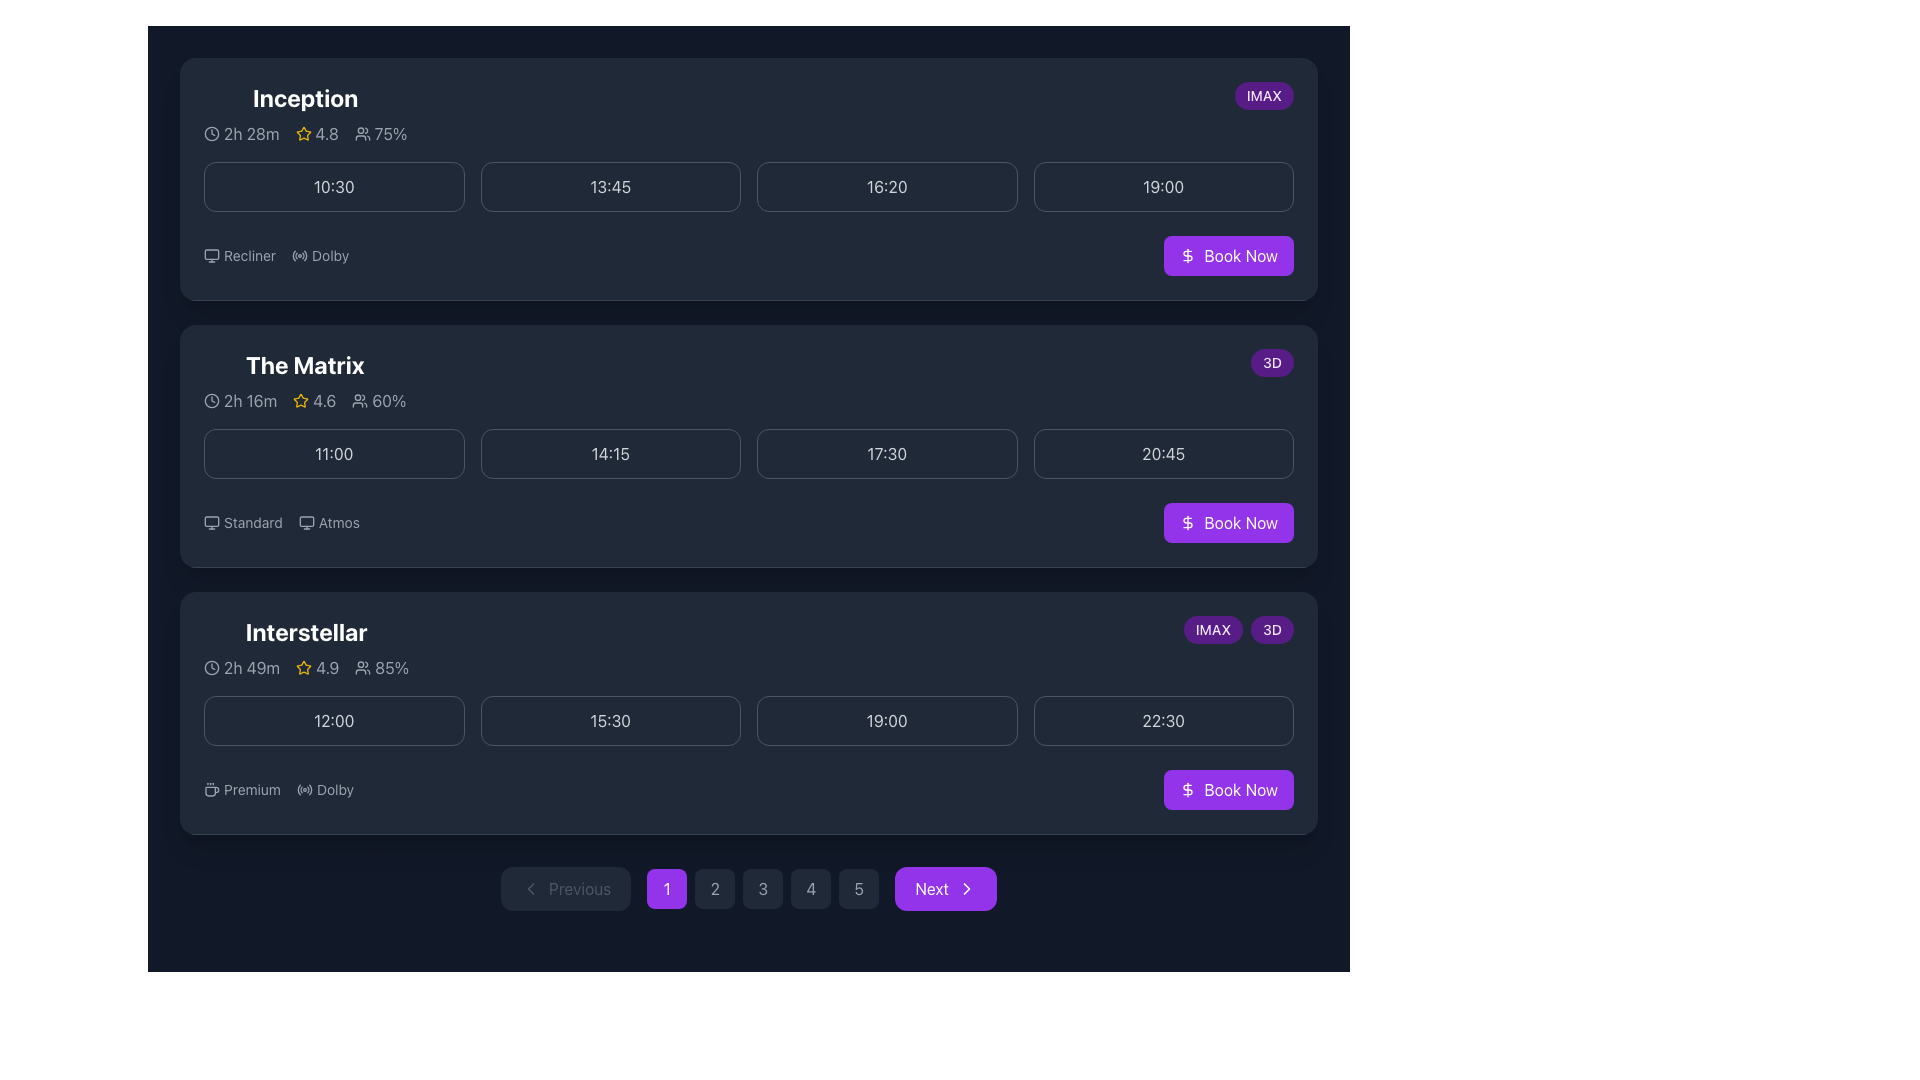  I want to click on informational label that displays seating type ('Recliner') and audio technology ('Dolby') for the movie 'Inception', located below the movie's duration and above the time slots, so click(275, 254).